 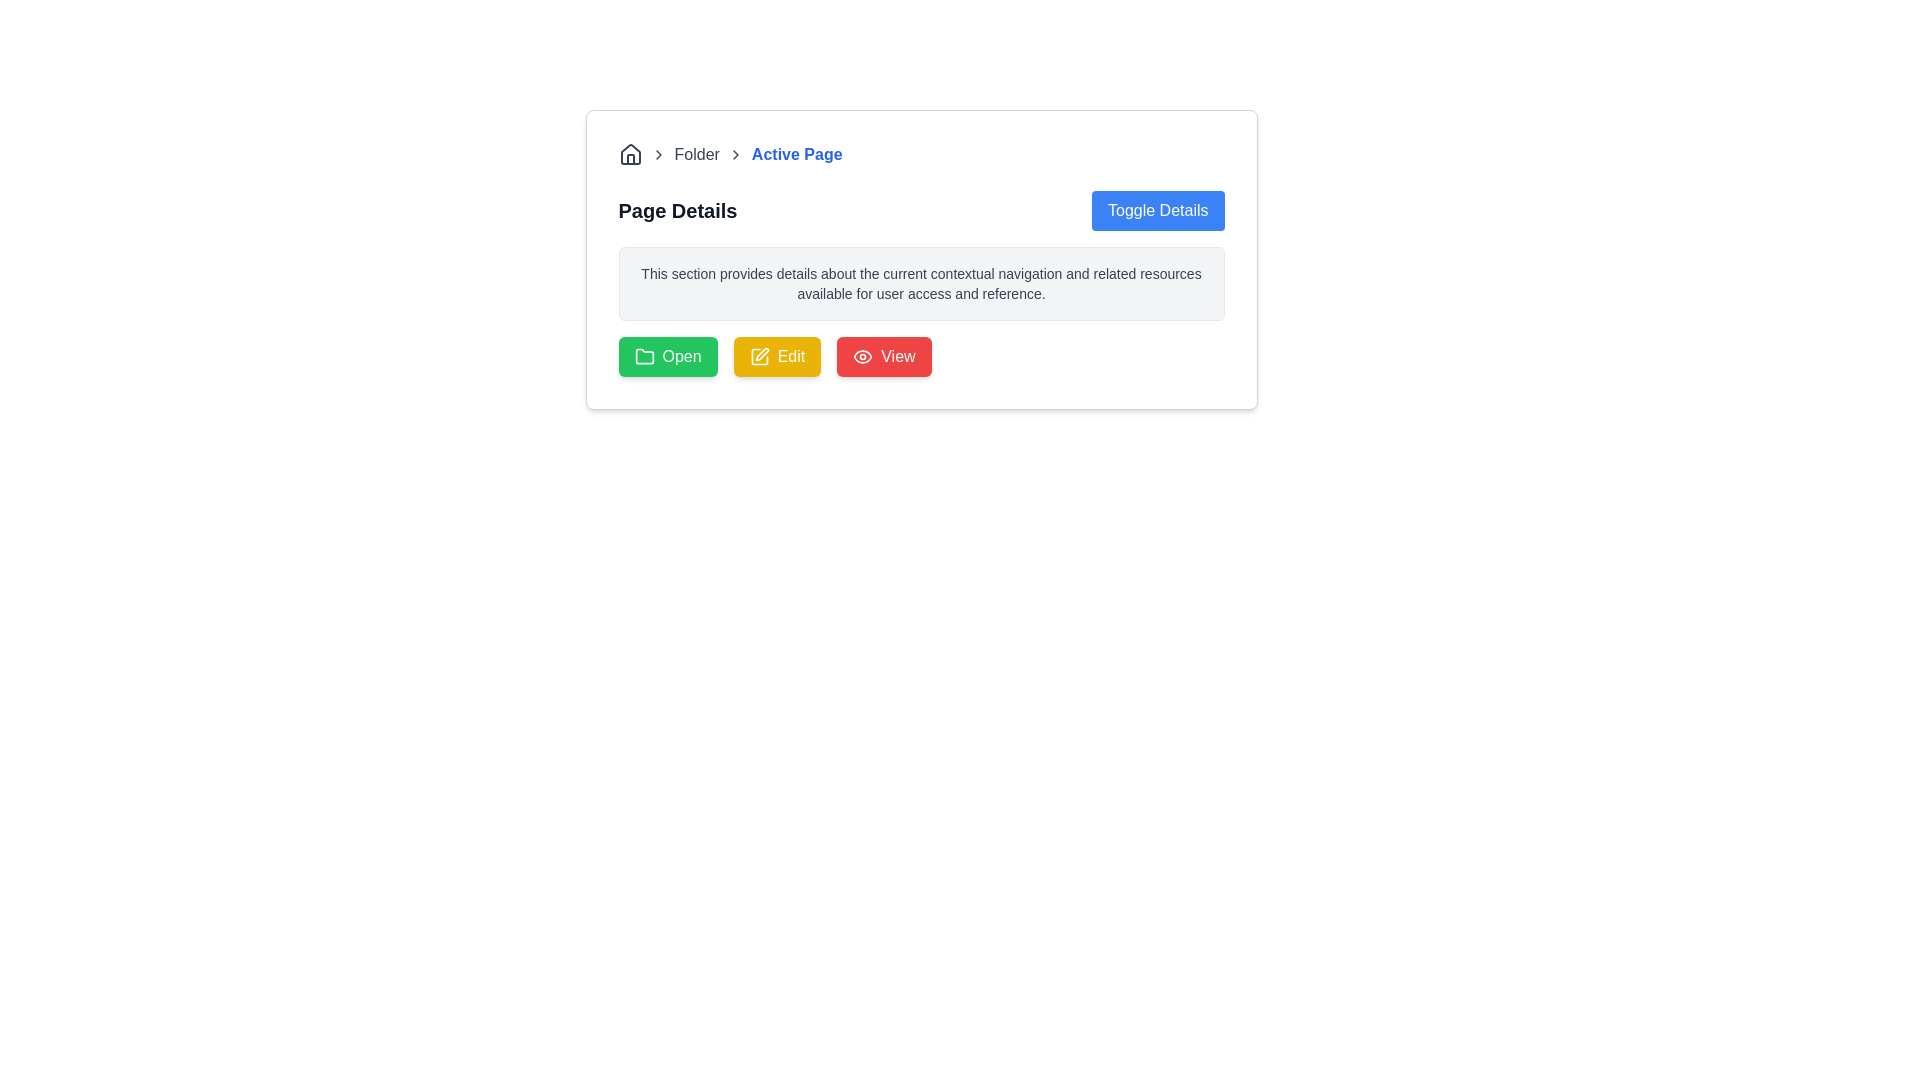 I want to click on the Text block with a light gray background and rounded corners, located below the 'Page Details' heading and above the button row, so click(x=920, y=284).